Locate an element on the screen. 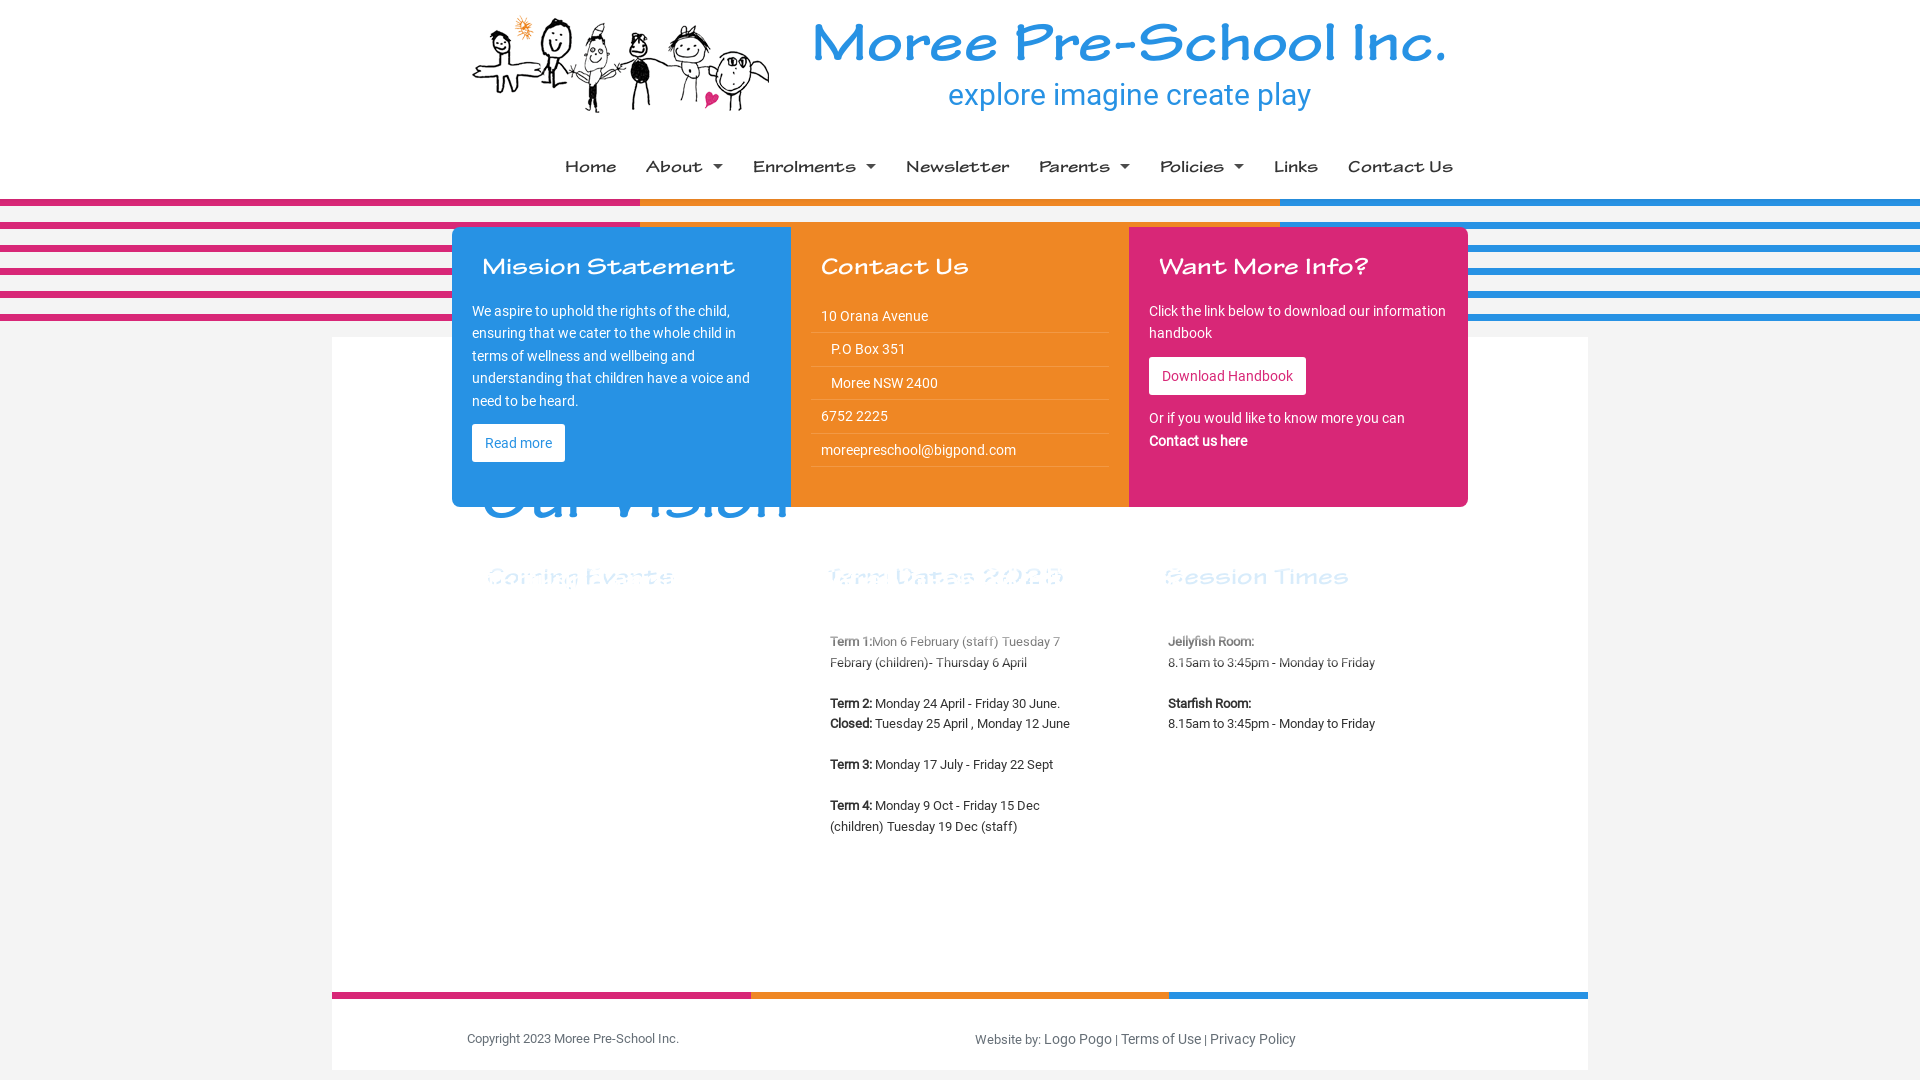 This screenshot has width=1920, height=1080. 'Contact us here' is located at coordinates (1198, 439).